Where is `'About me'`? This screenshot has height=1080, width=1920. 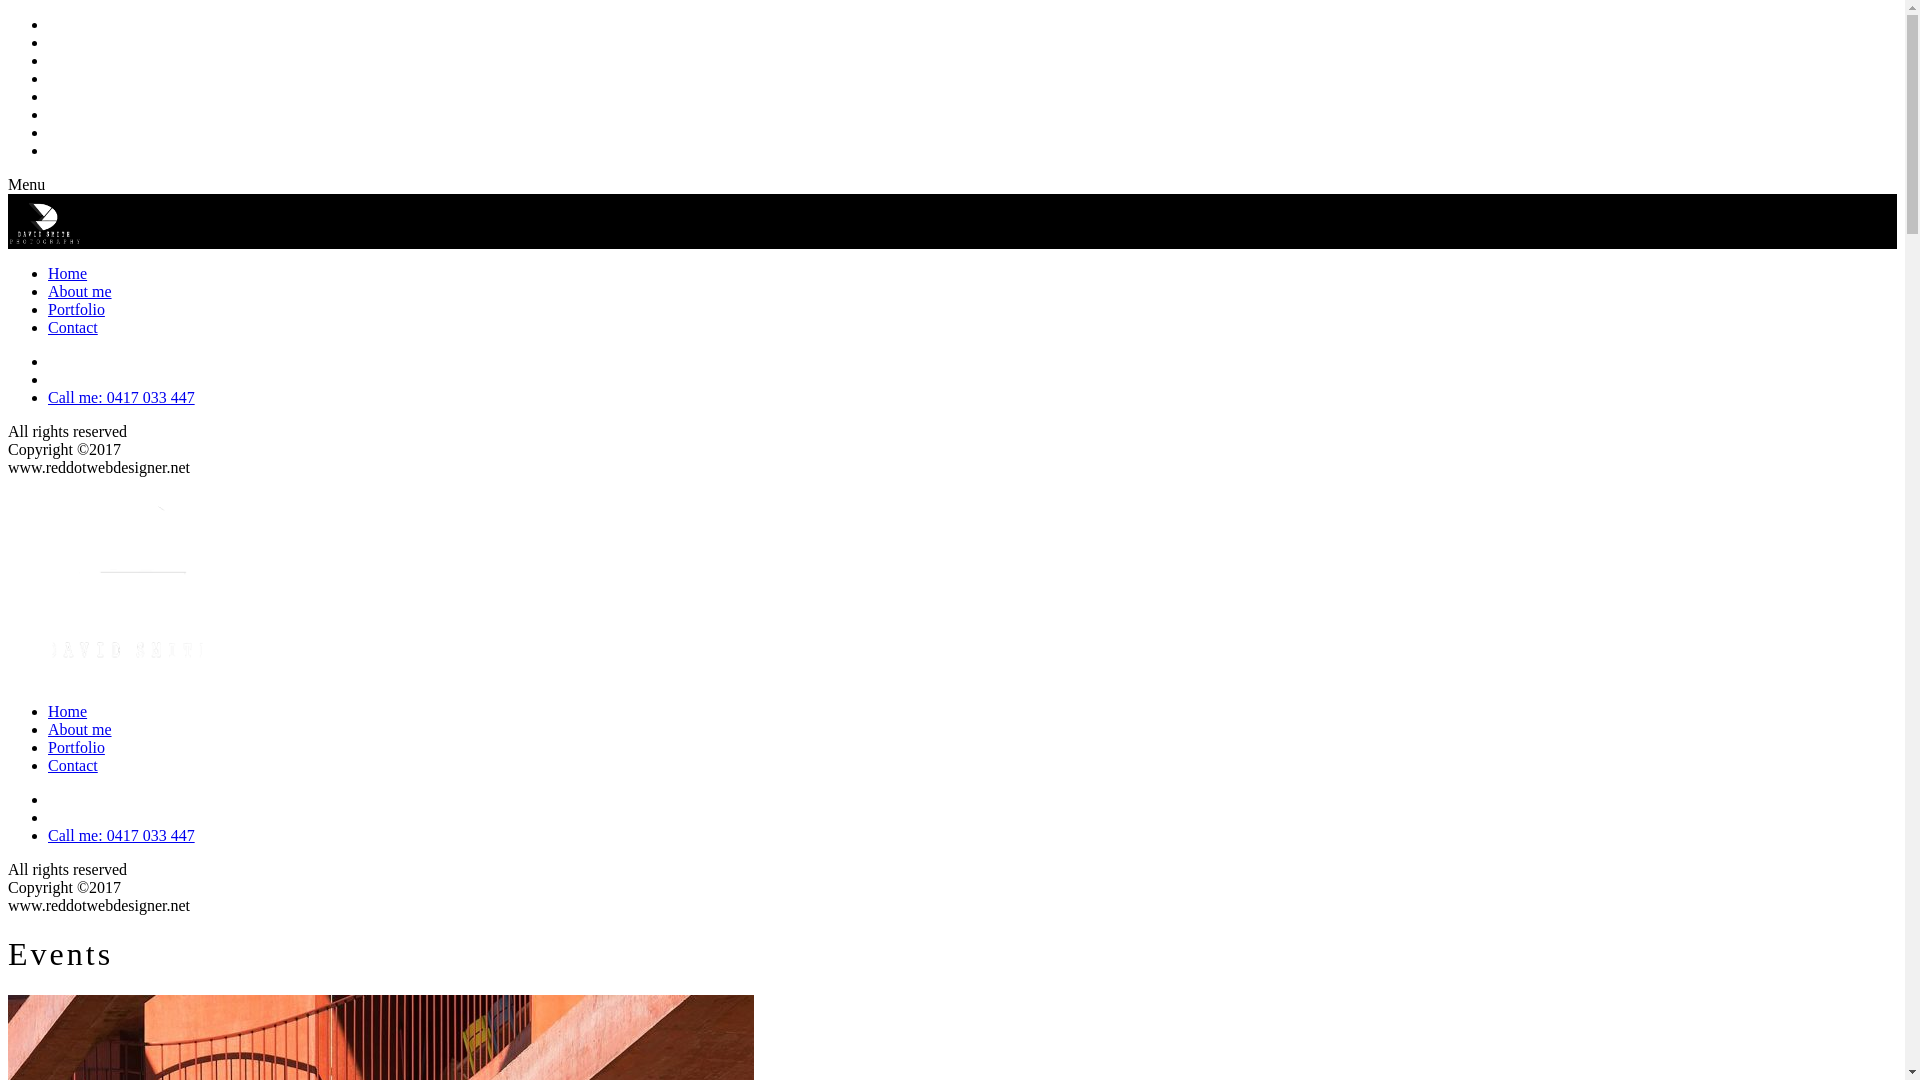 'About me' is located at coordinates (80, 291).